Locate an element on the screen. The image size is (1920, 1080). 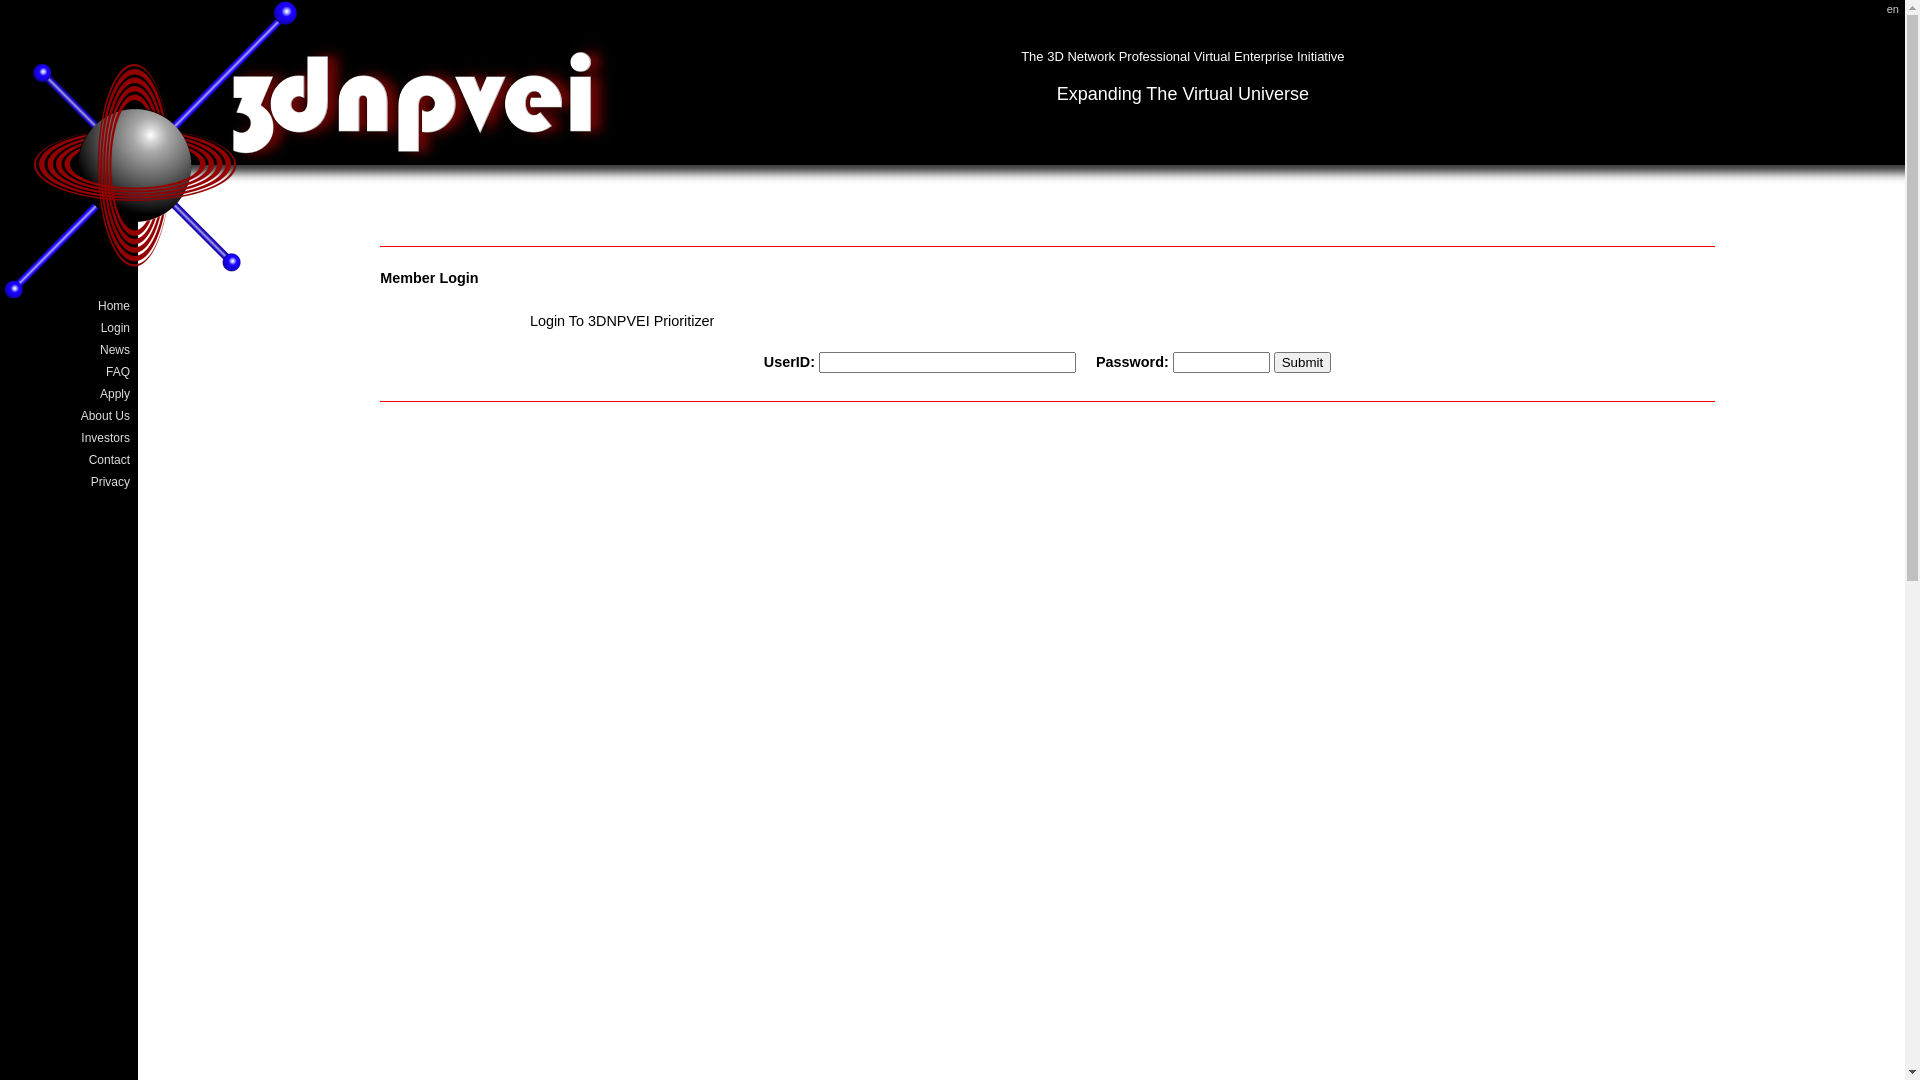
'Investors' is located at coordinates (9, 437).